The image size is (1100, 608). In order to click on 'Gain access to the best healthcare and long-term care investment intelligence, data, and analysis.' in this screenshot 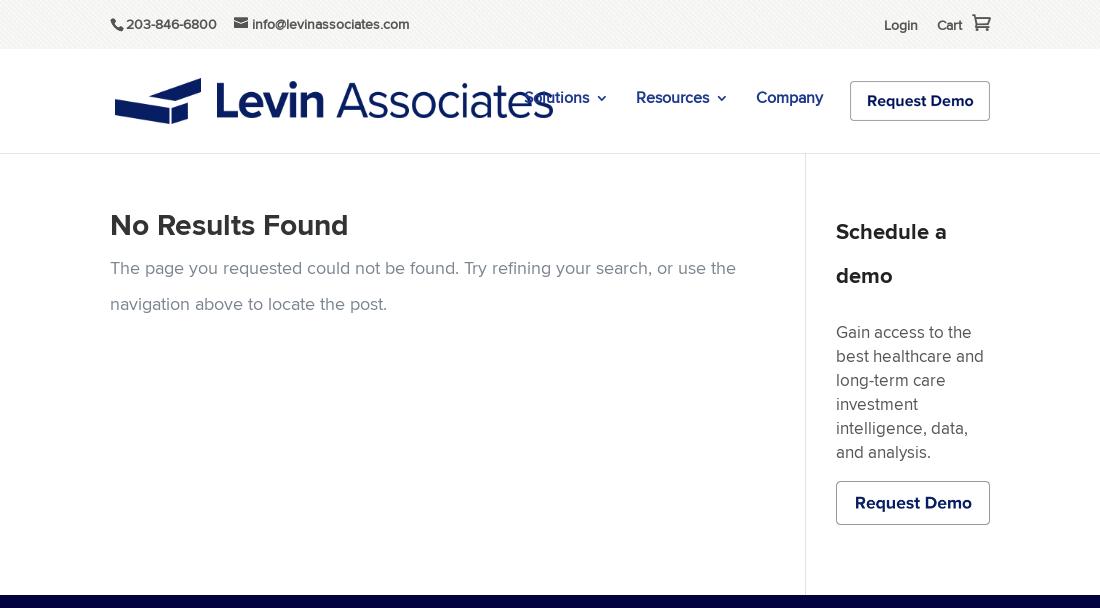, I will do `click(835, 391)`.